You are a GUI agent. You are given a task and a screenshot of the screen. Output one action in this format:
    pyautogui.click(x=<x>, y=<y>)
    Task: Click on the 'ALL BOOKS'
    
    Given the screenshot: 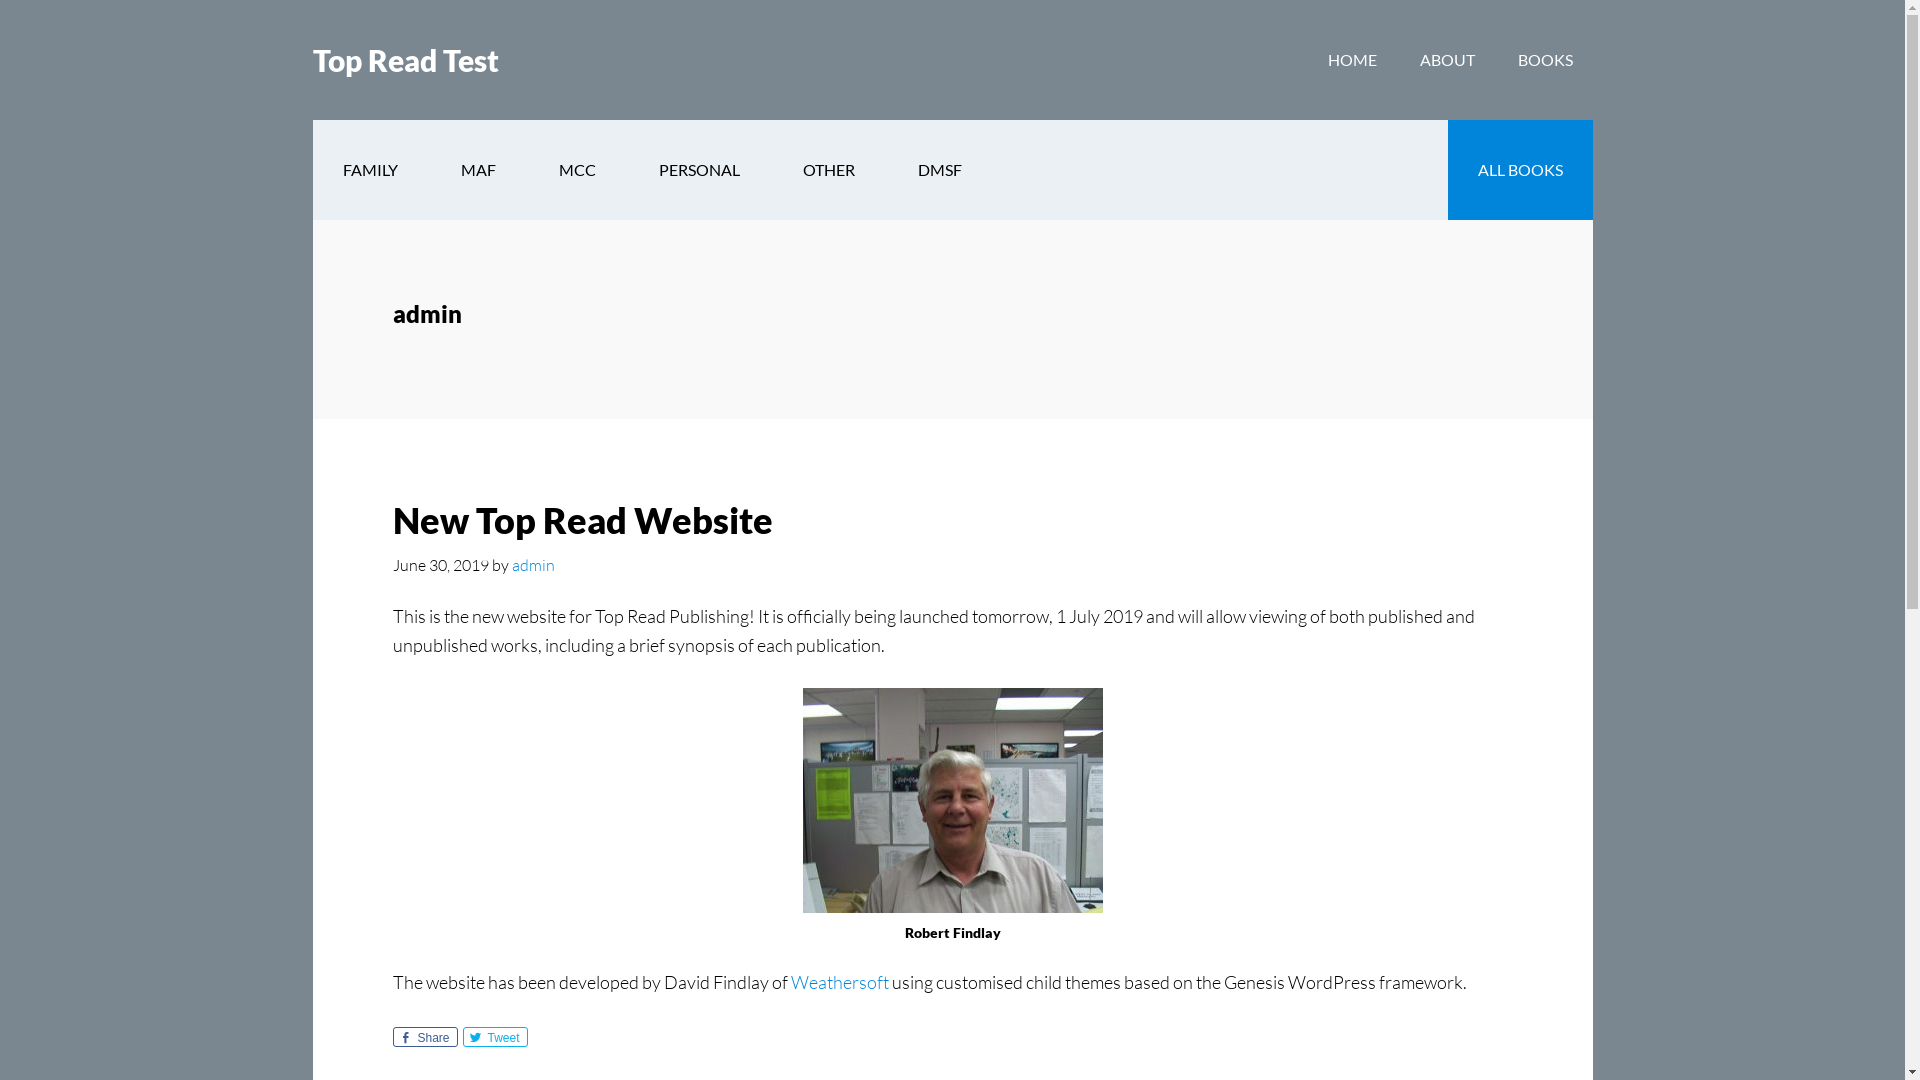 What is the action you would take?
    pyautogui.click(x=1520, y=168)
    